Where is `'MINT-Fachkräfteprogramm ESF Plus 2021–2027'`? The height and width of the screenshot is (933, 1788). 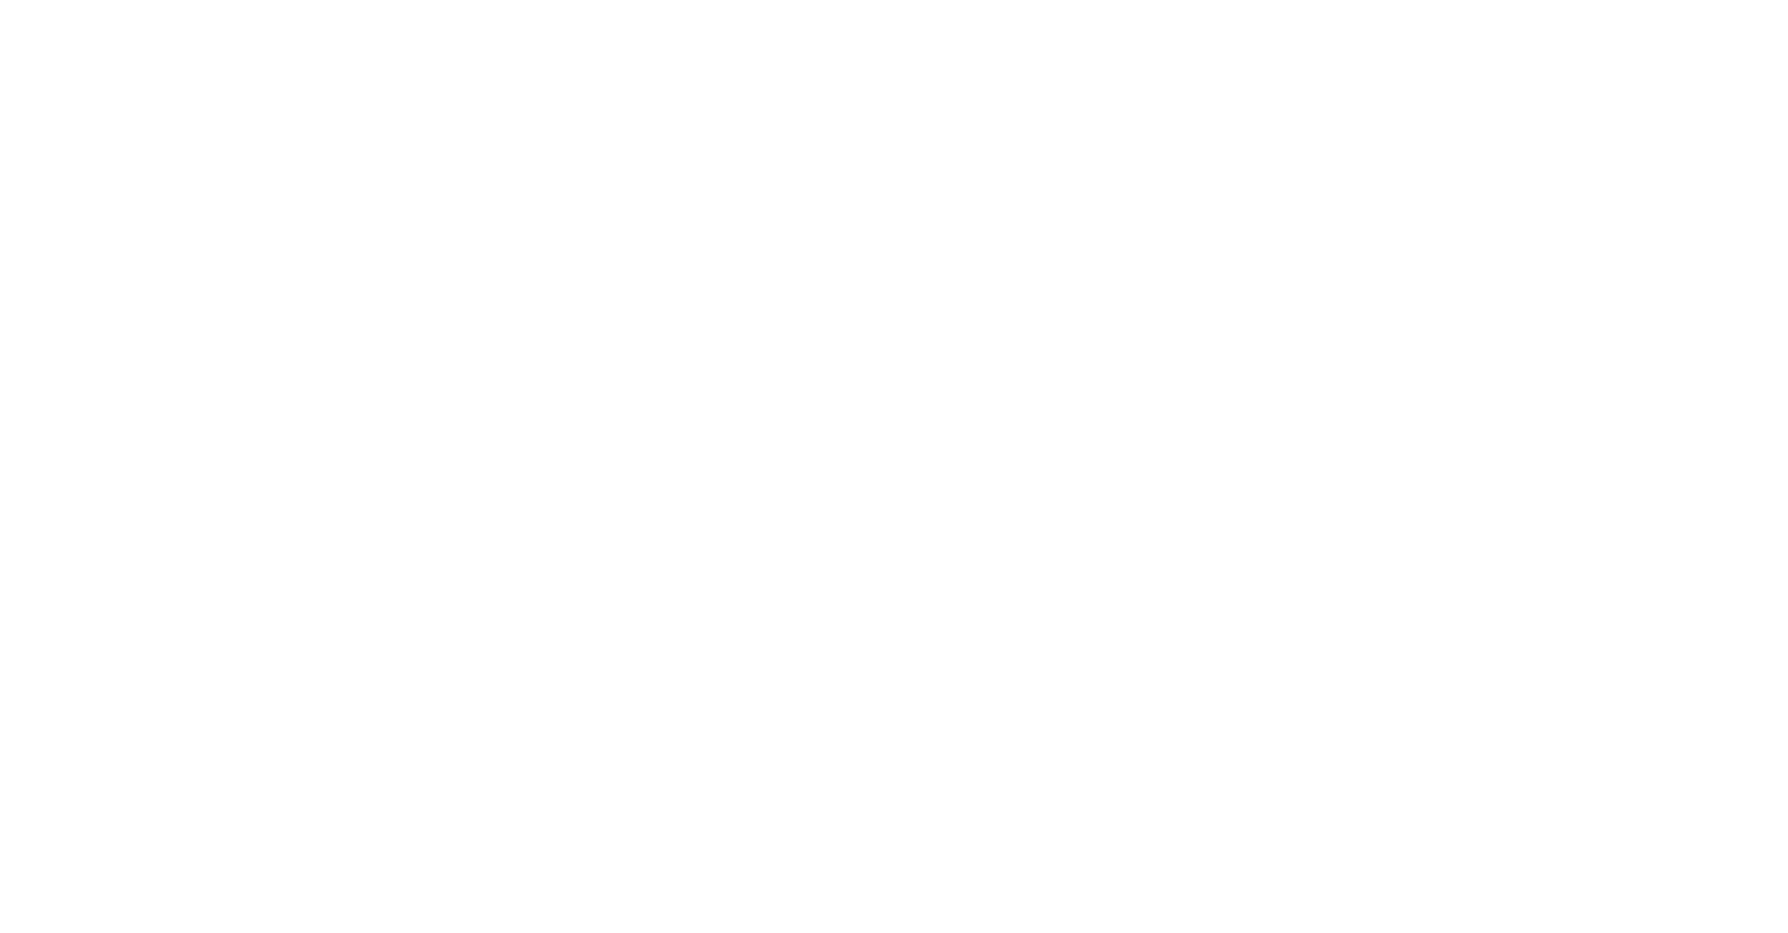 'MINT-Fachkräfteprogramm ESF Plus 2021–2027' is located at coordinates (180, 807).